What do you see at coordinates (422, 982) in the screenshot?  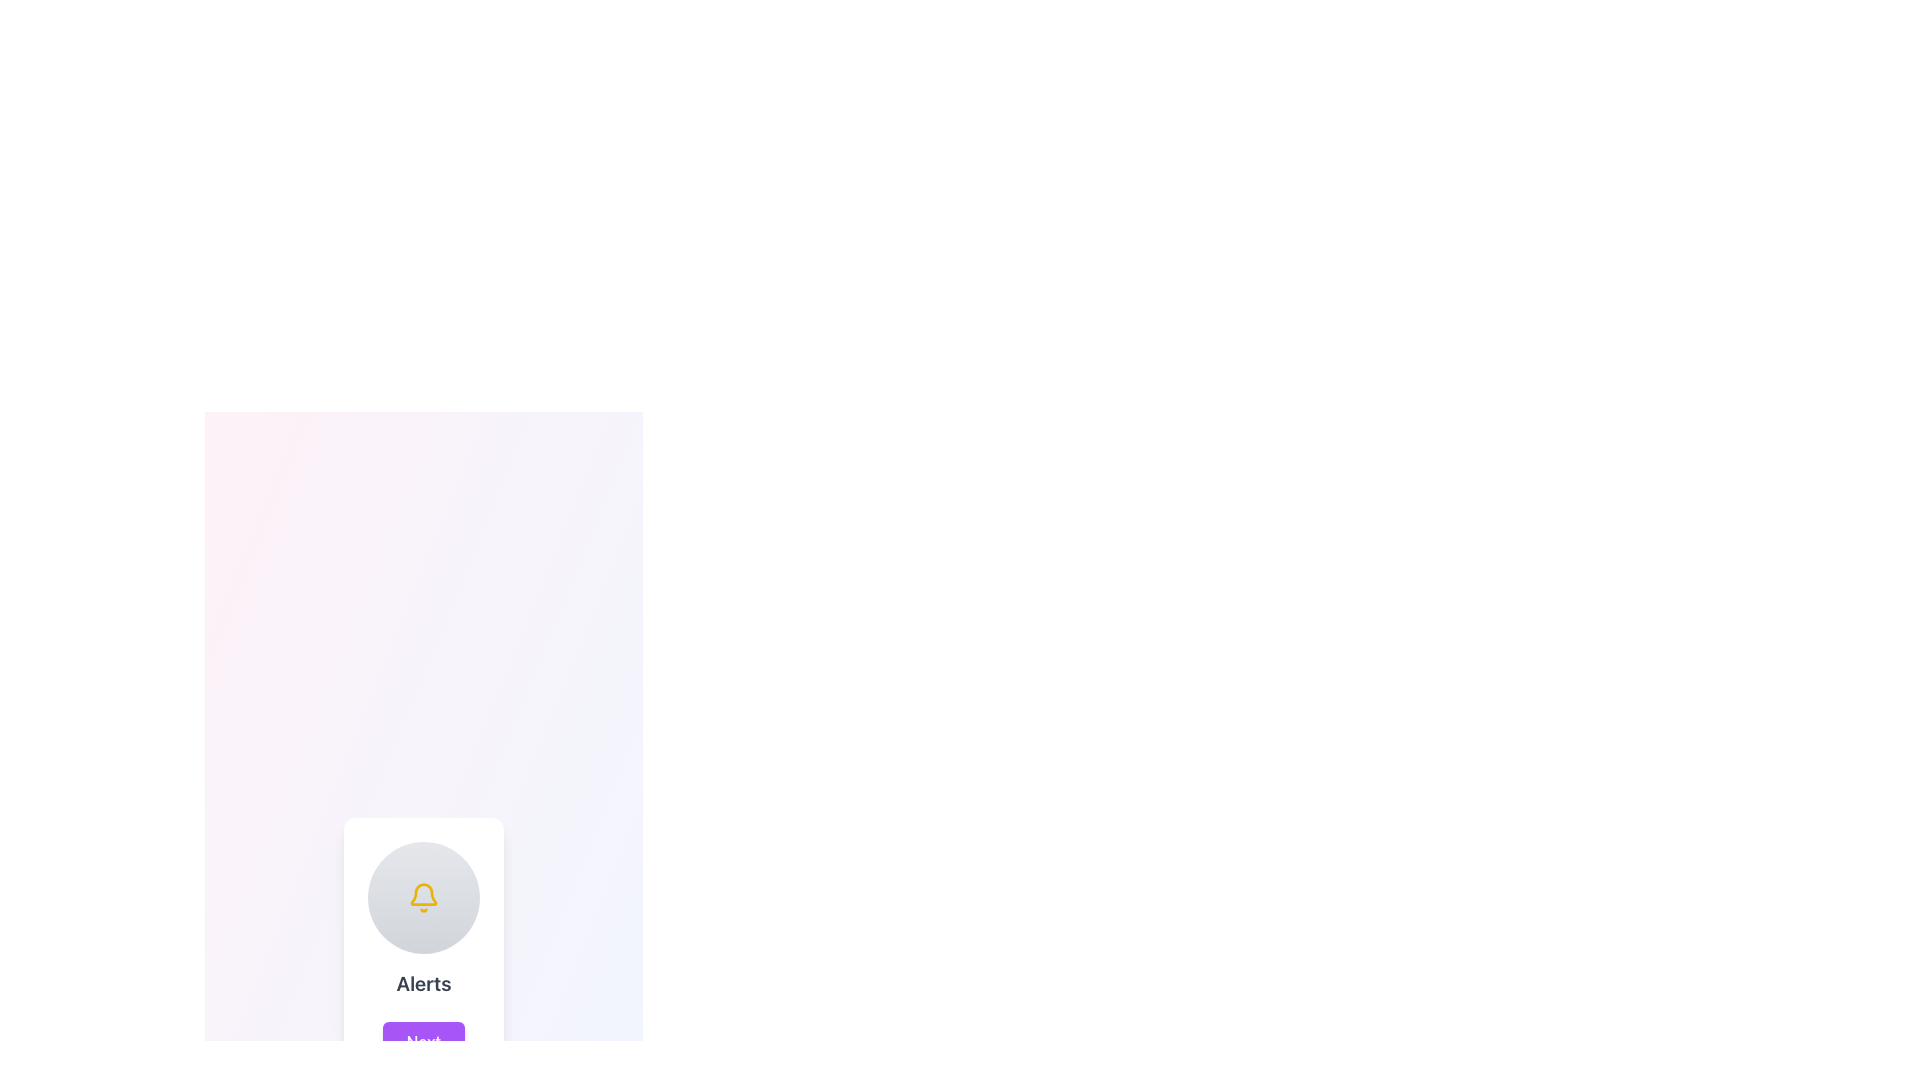 I see `the text label displaying 'Alerts', which is styled in a large, bold gray font and positioned below a circular bell icon and above the 'Next' button` at bounding box center [422, 982].